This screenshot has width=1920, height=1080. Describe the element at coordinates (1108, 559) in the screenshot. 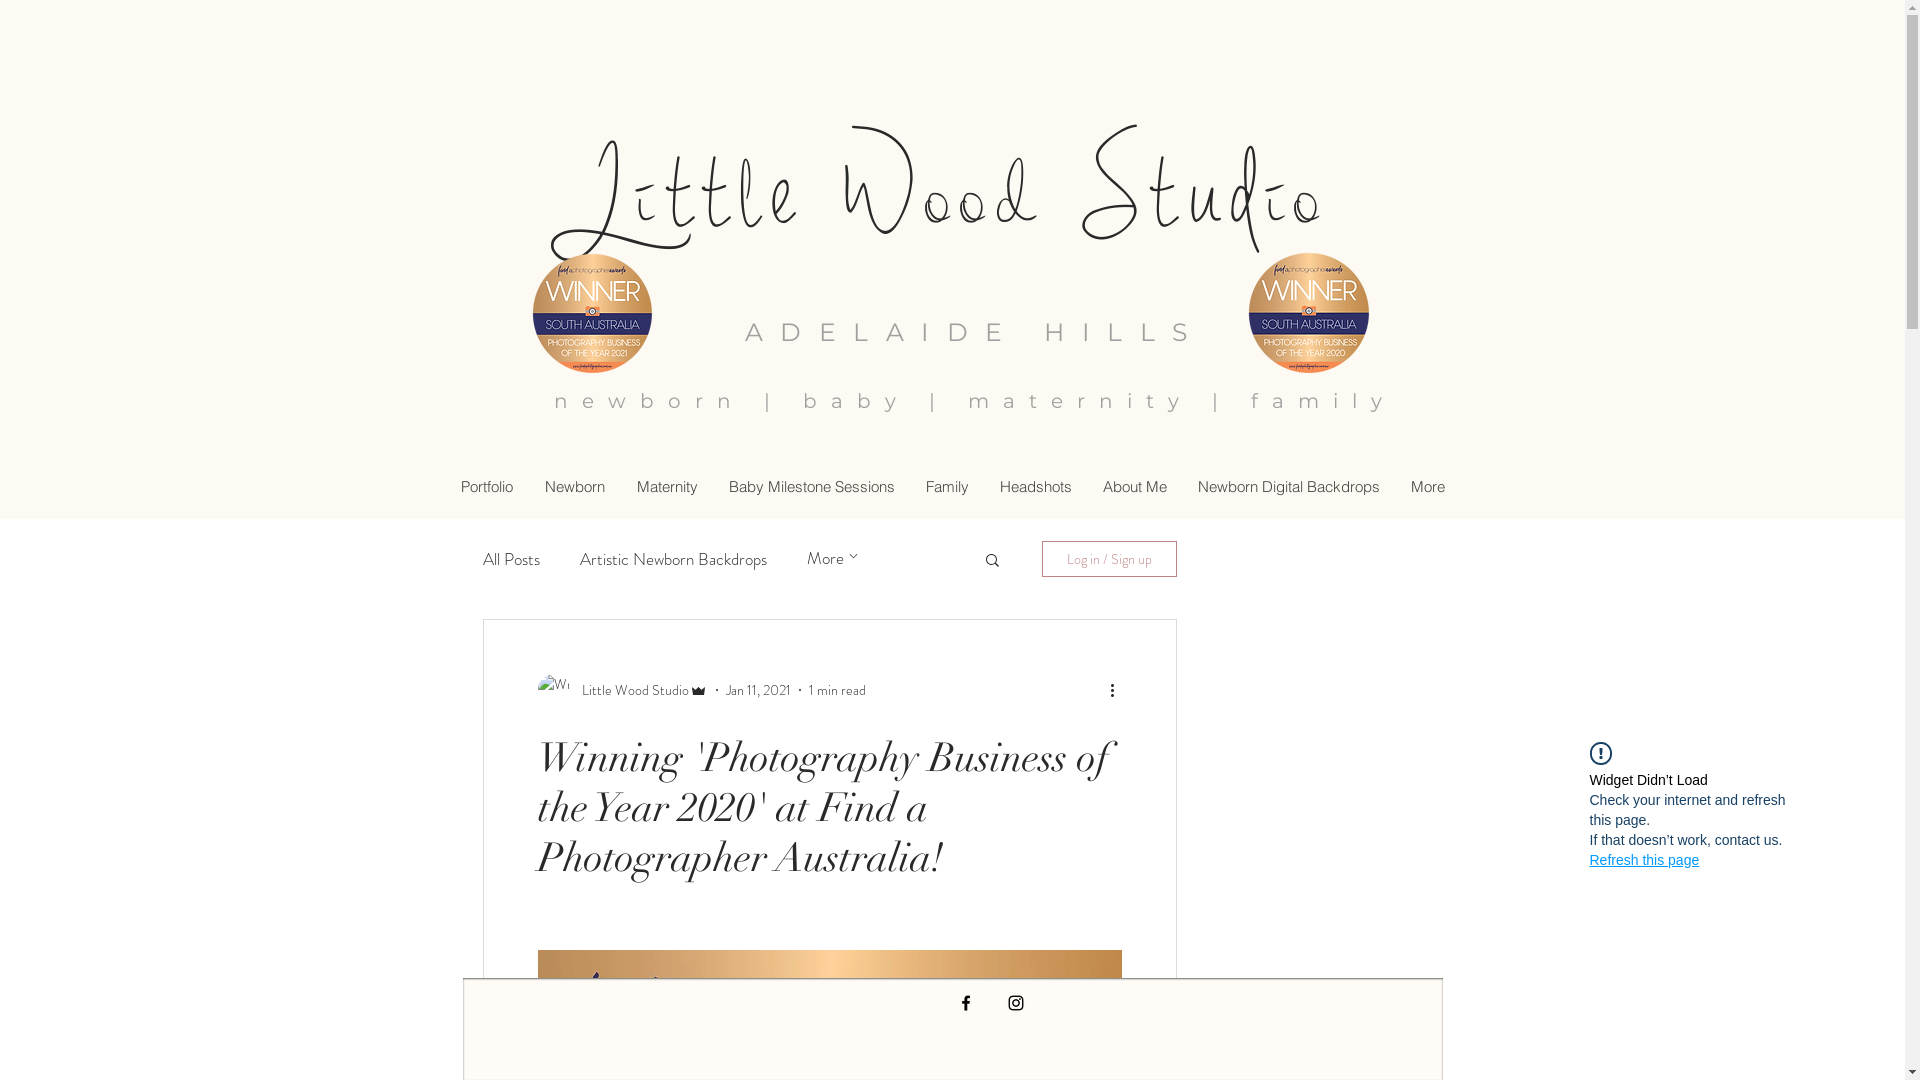

I see `'Log in / Sign up'` at that location.